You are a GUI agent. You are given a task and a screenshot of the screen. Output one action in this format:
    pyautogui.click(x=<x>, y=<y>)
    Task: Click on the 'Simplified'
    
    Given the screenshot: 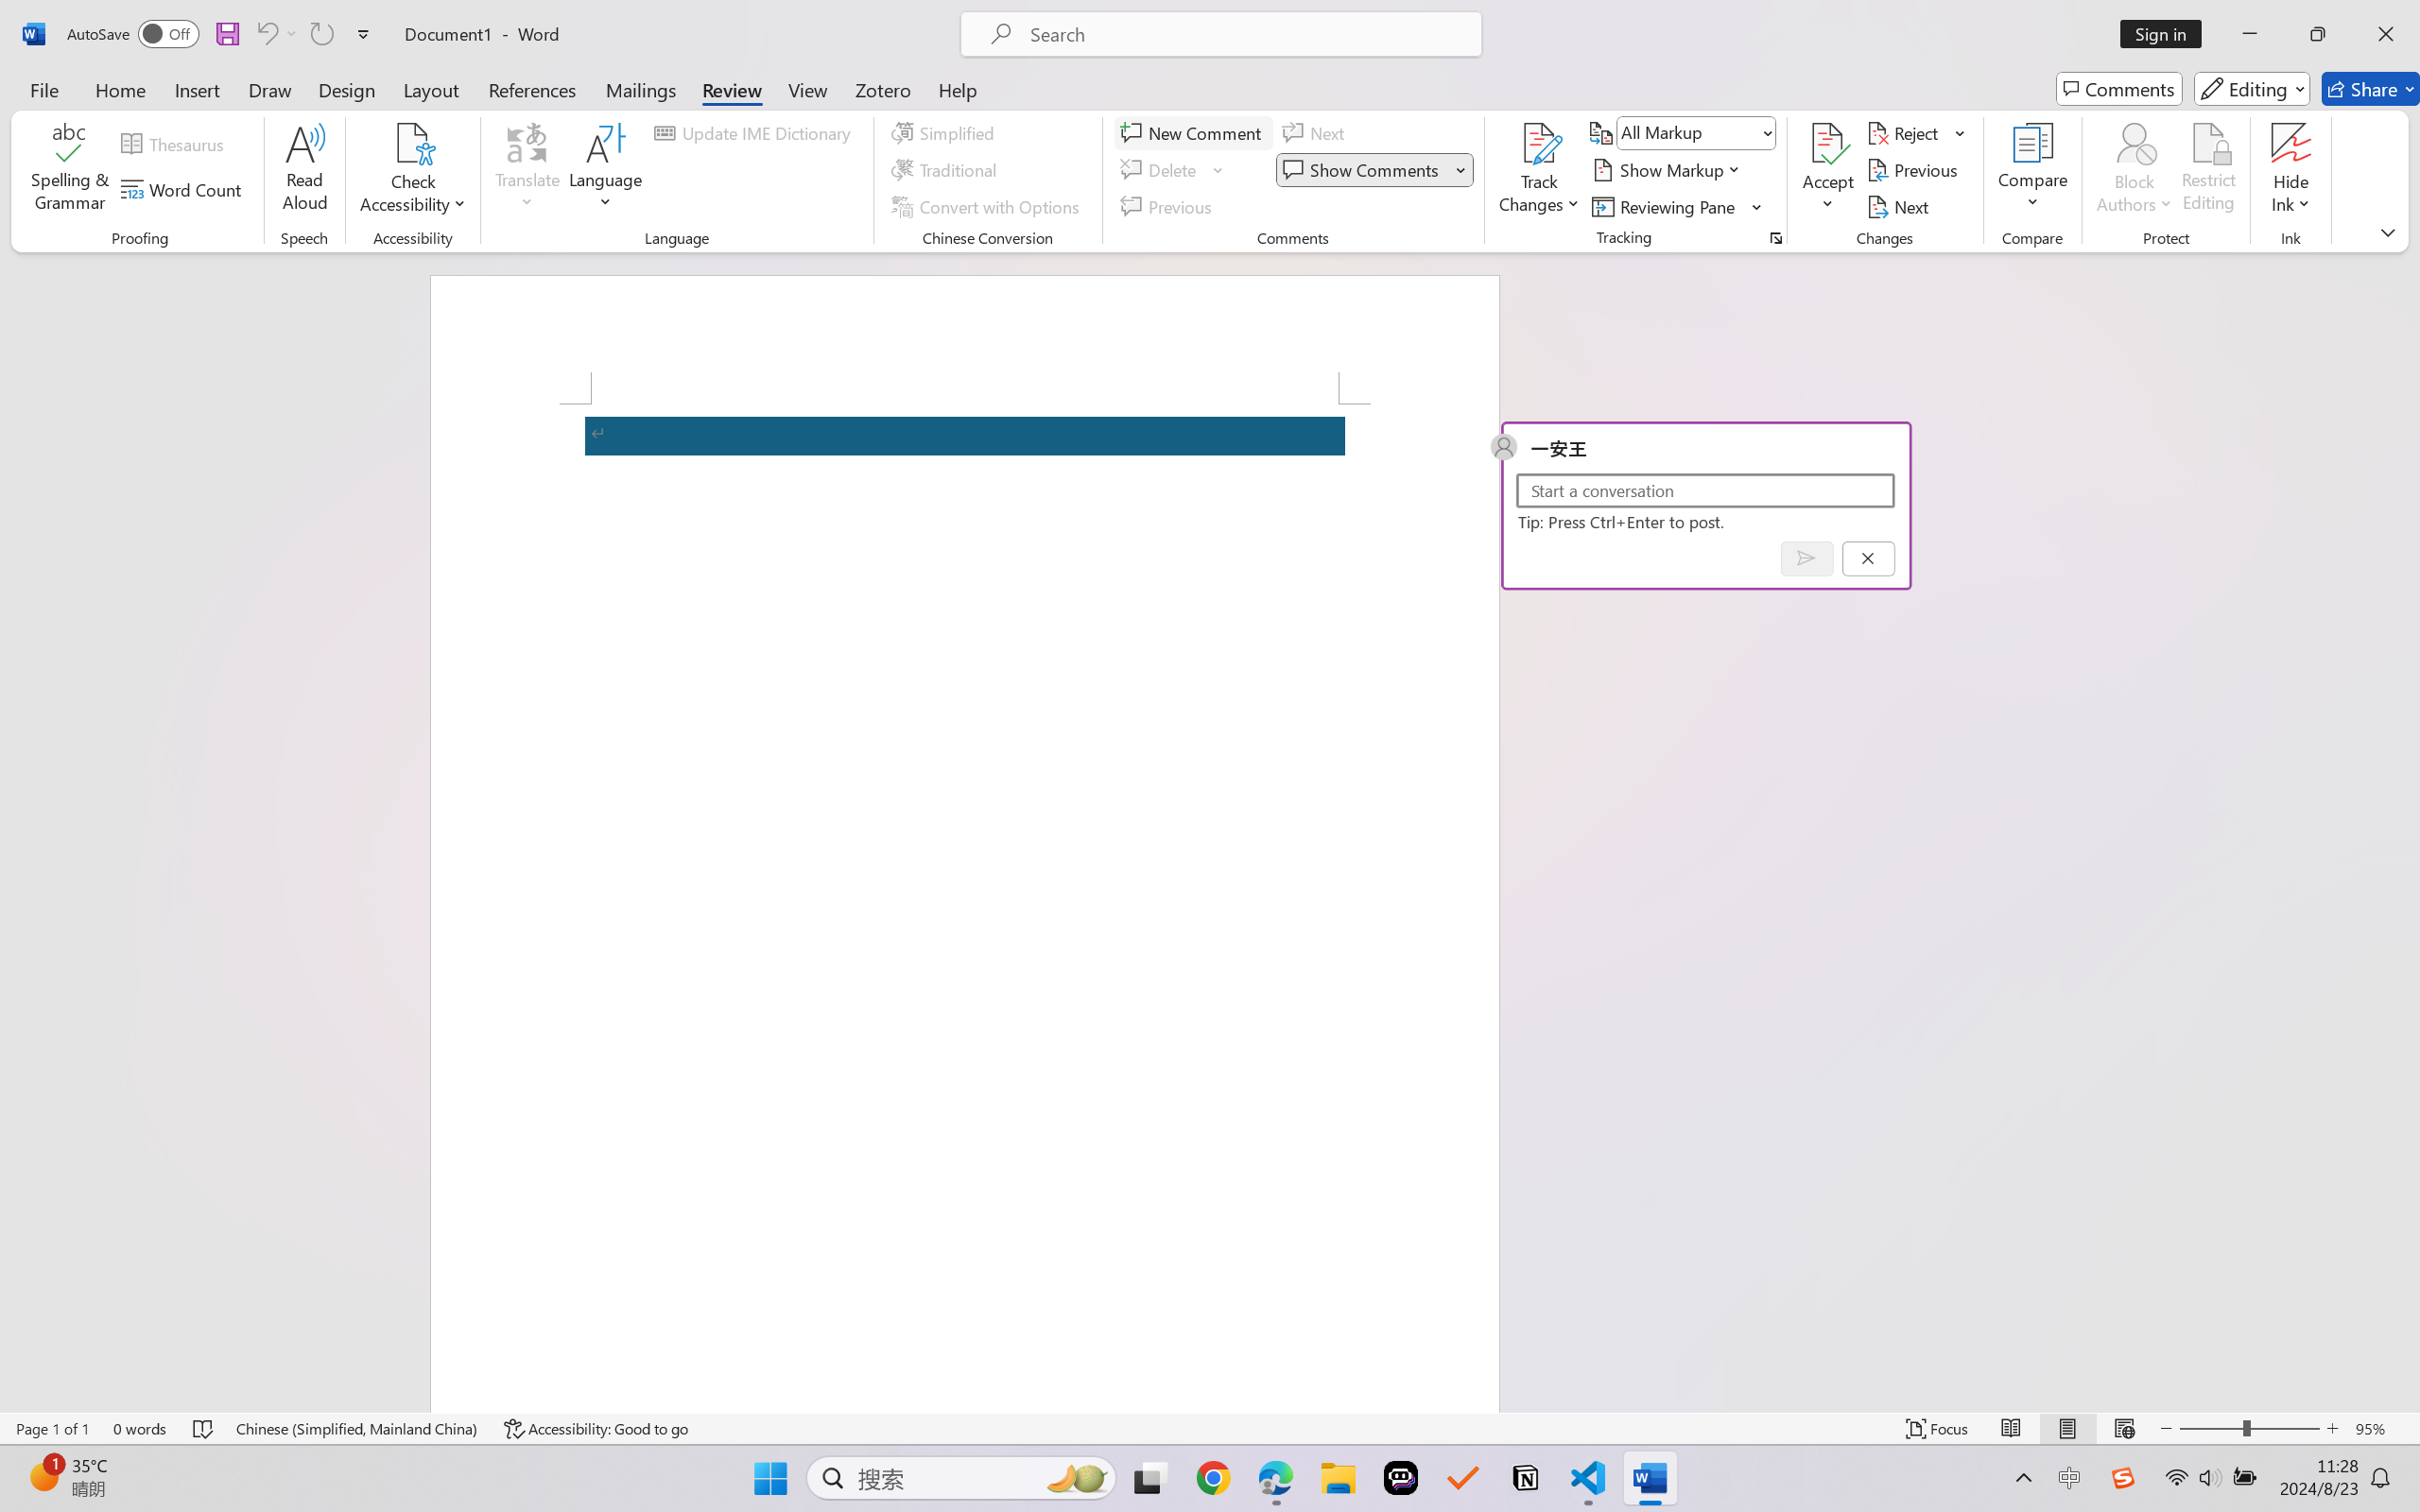 What is the action you would take?
    pyautogui.click(x=944, y=131)
    